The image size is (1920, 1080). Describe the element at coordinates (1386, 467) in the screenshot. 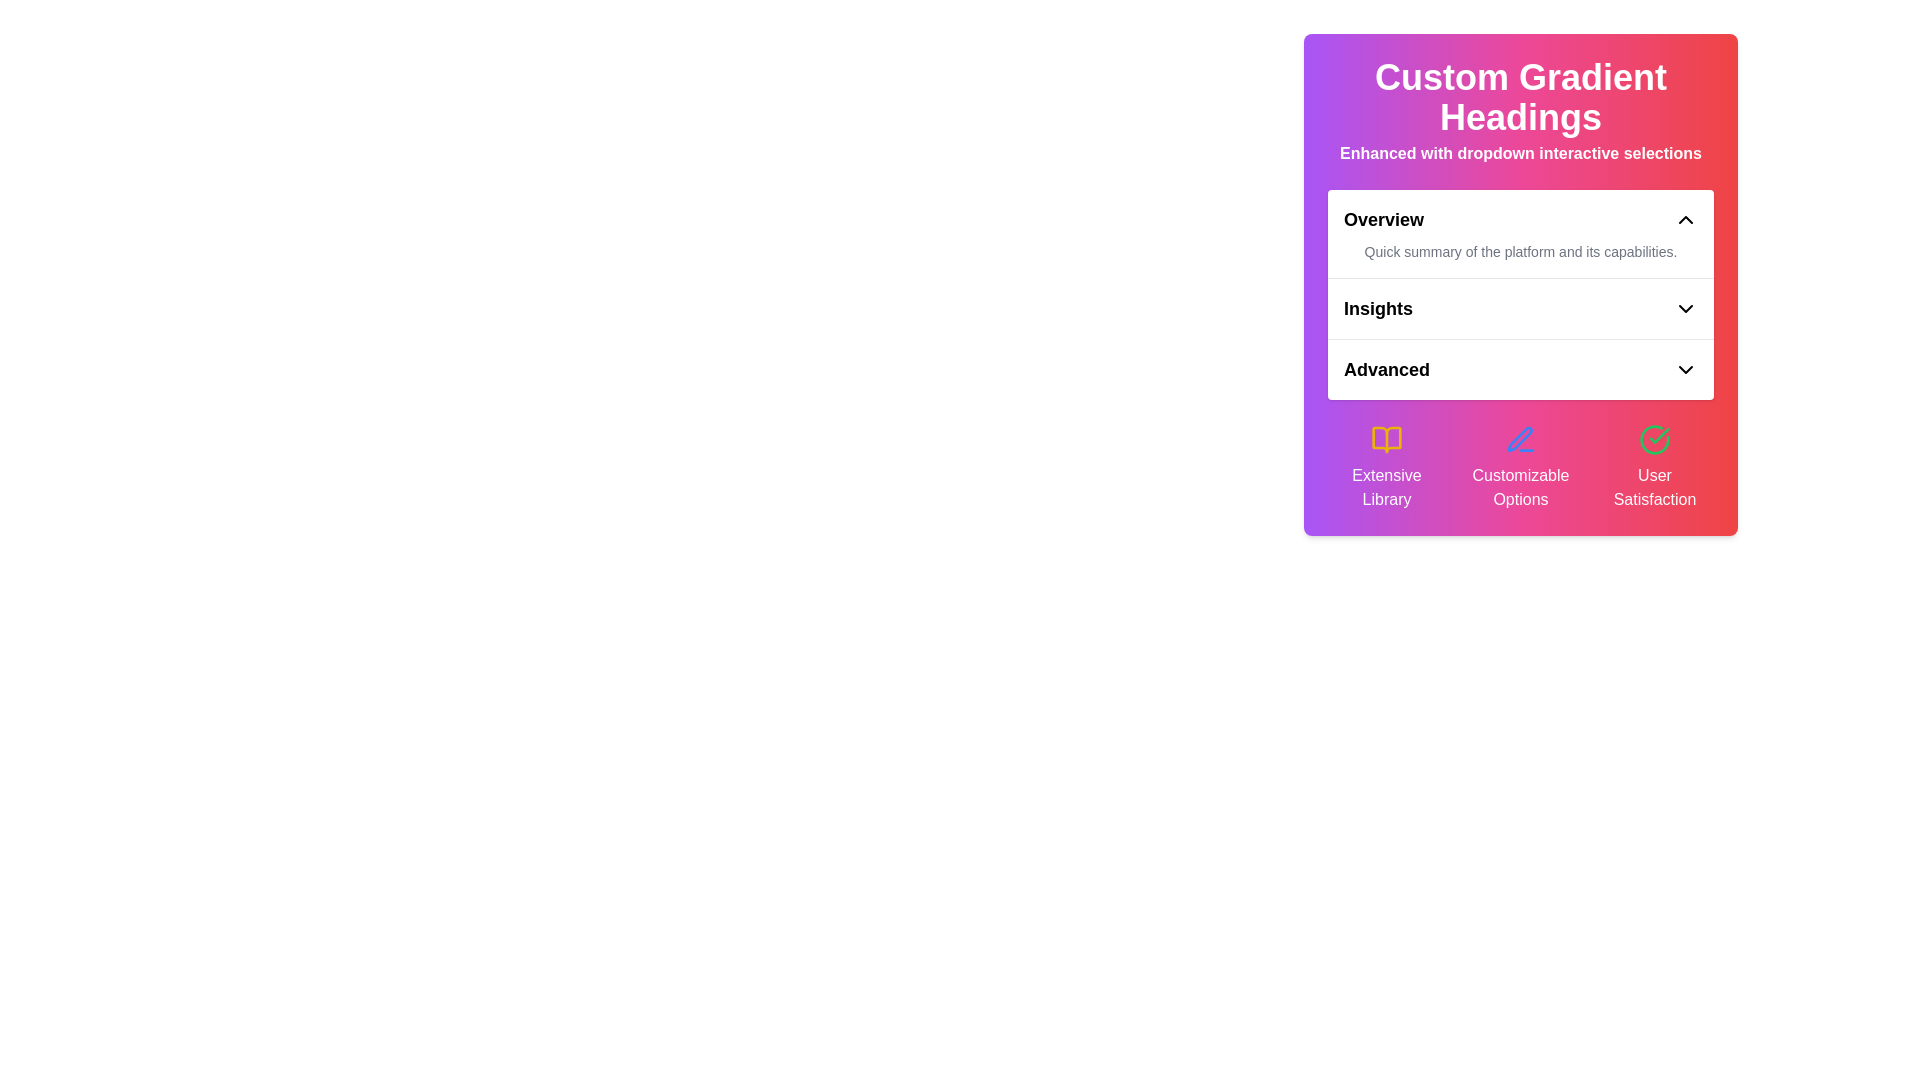

I see `the 'Extensive Library' icon-label combination, which features a yellow open book icon above the text in white font, located at the bottom left of the colorful gradient box` at that location.